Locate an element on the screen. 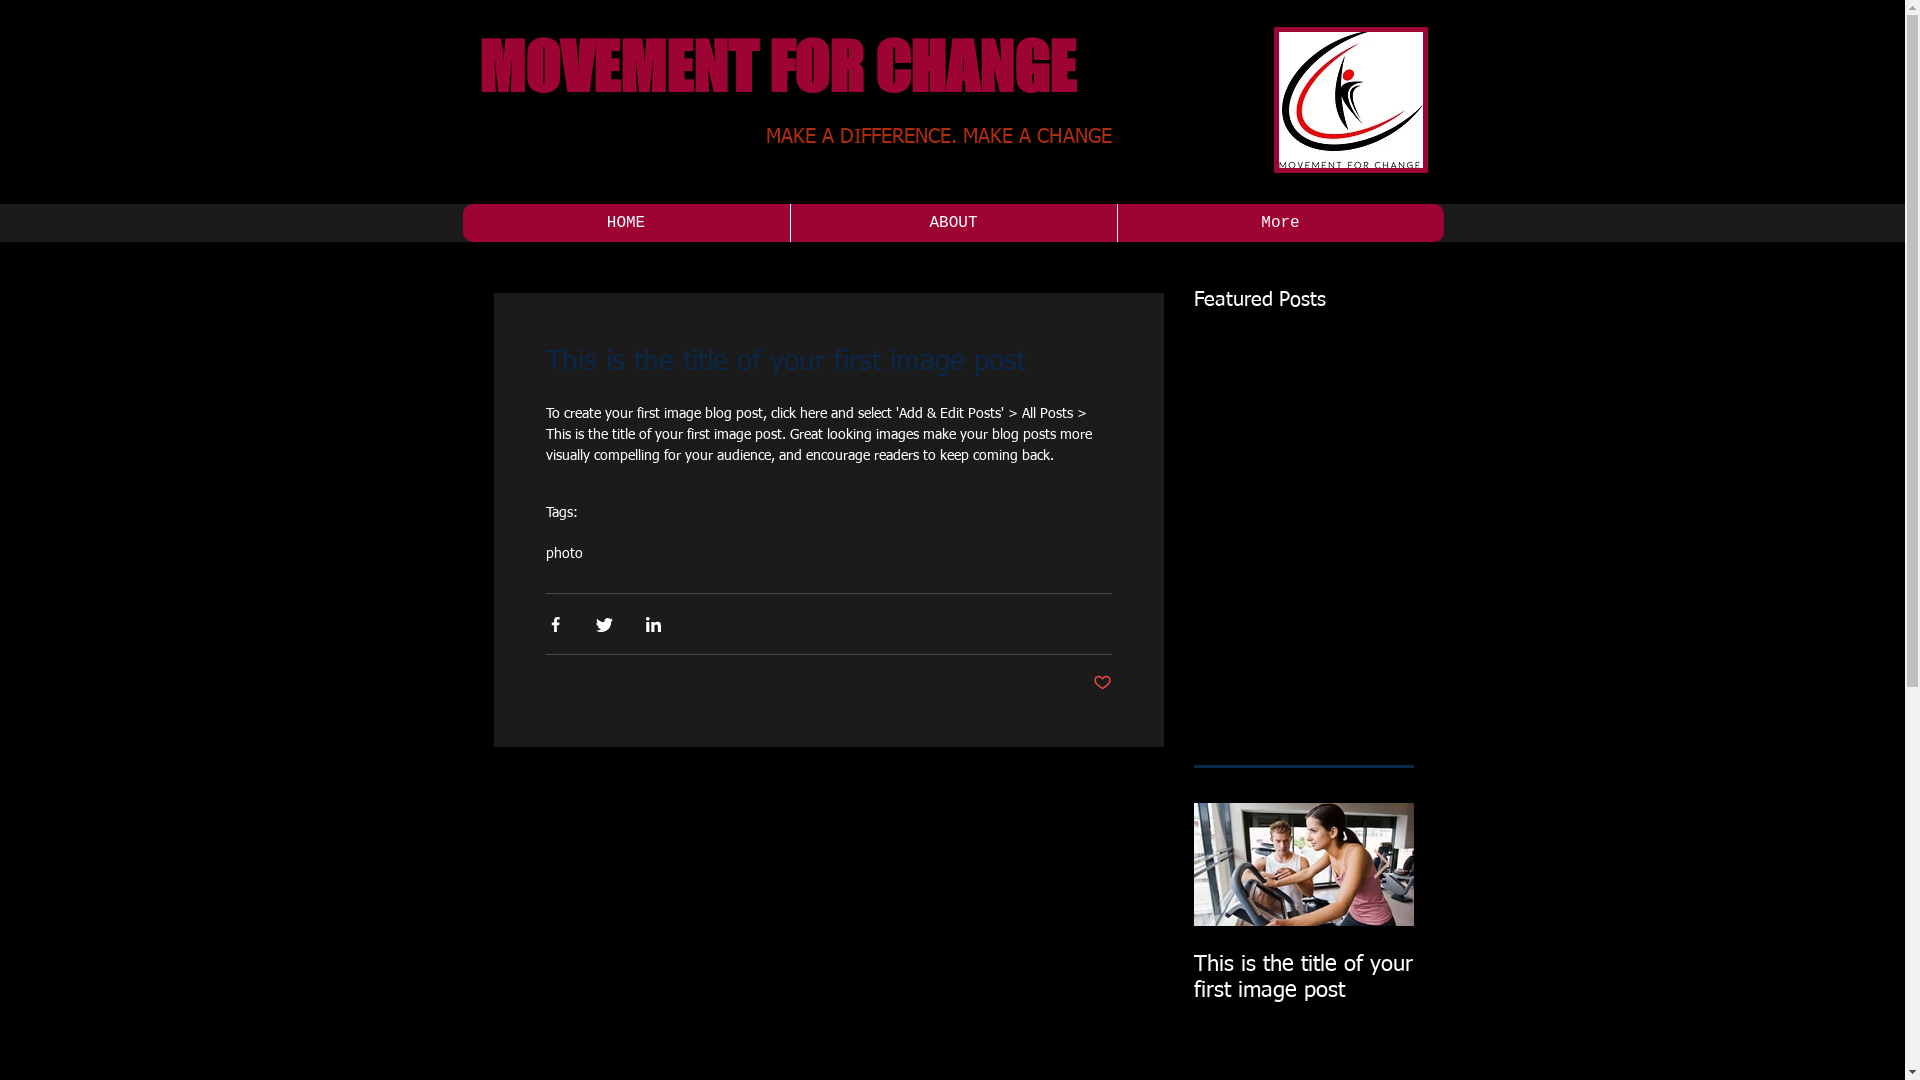  'ABOUT' is located at coordinates (952, 223).